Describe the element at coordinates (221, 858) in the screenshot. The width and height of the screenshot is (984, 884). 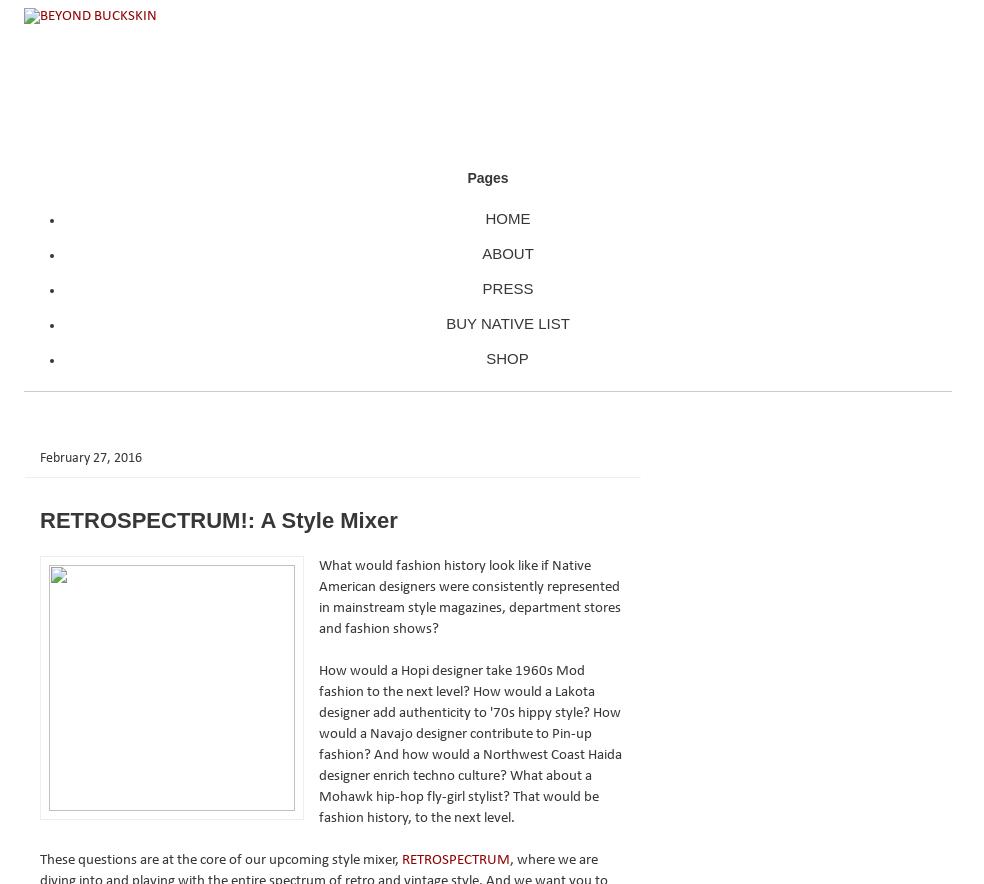
I see `'These questions are at the core of our upcoming style mixer,'` at that location.